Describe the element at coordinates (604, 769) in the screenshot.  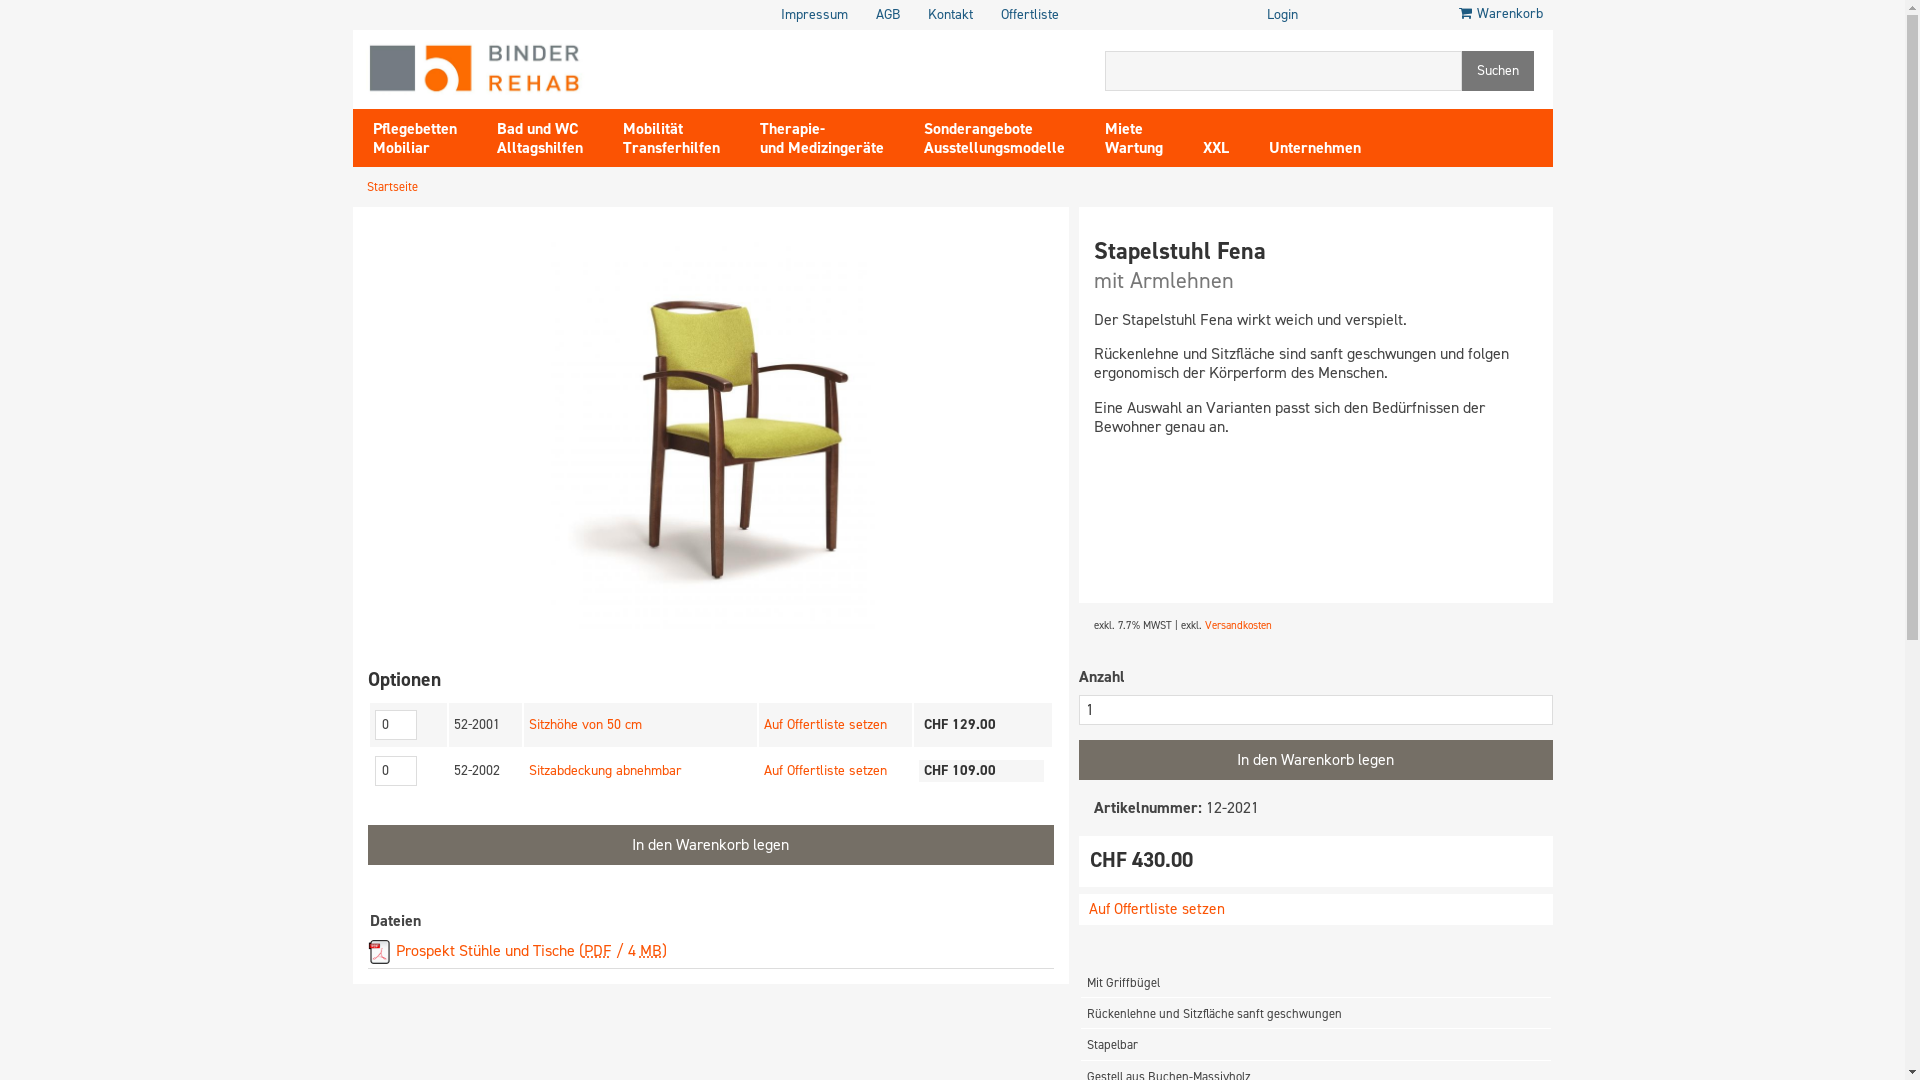
I see `'Sitzabdeckung abnehmbar'` at that location.